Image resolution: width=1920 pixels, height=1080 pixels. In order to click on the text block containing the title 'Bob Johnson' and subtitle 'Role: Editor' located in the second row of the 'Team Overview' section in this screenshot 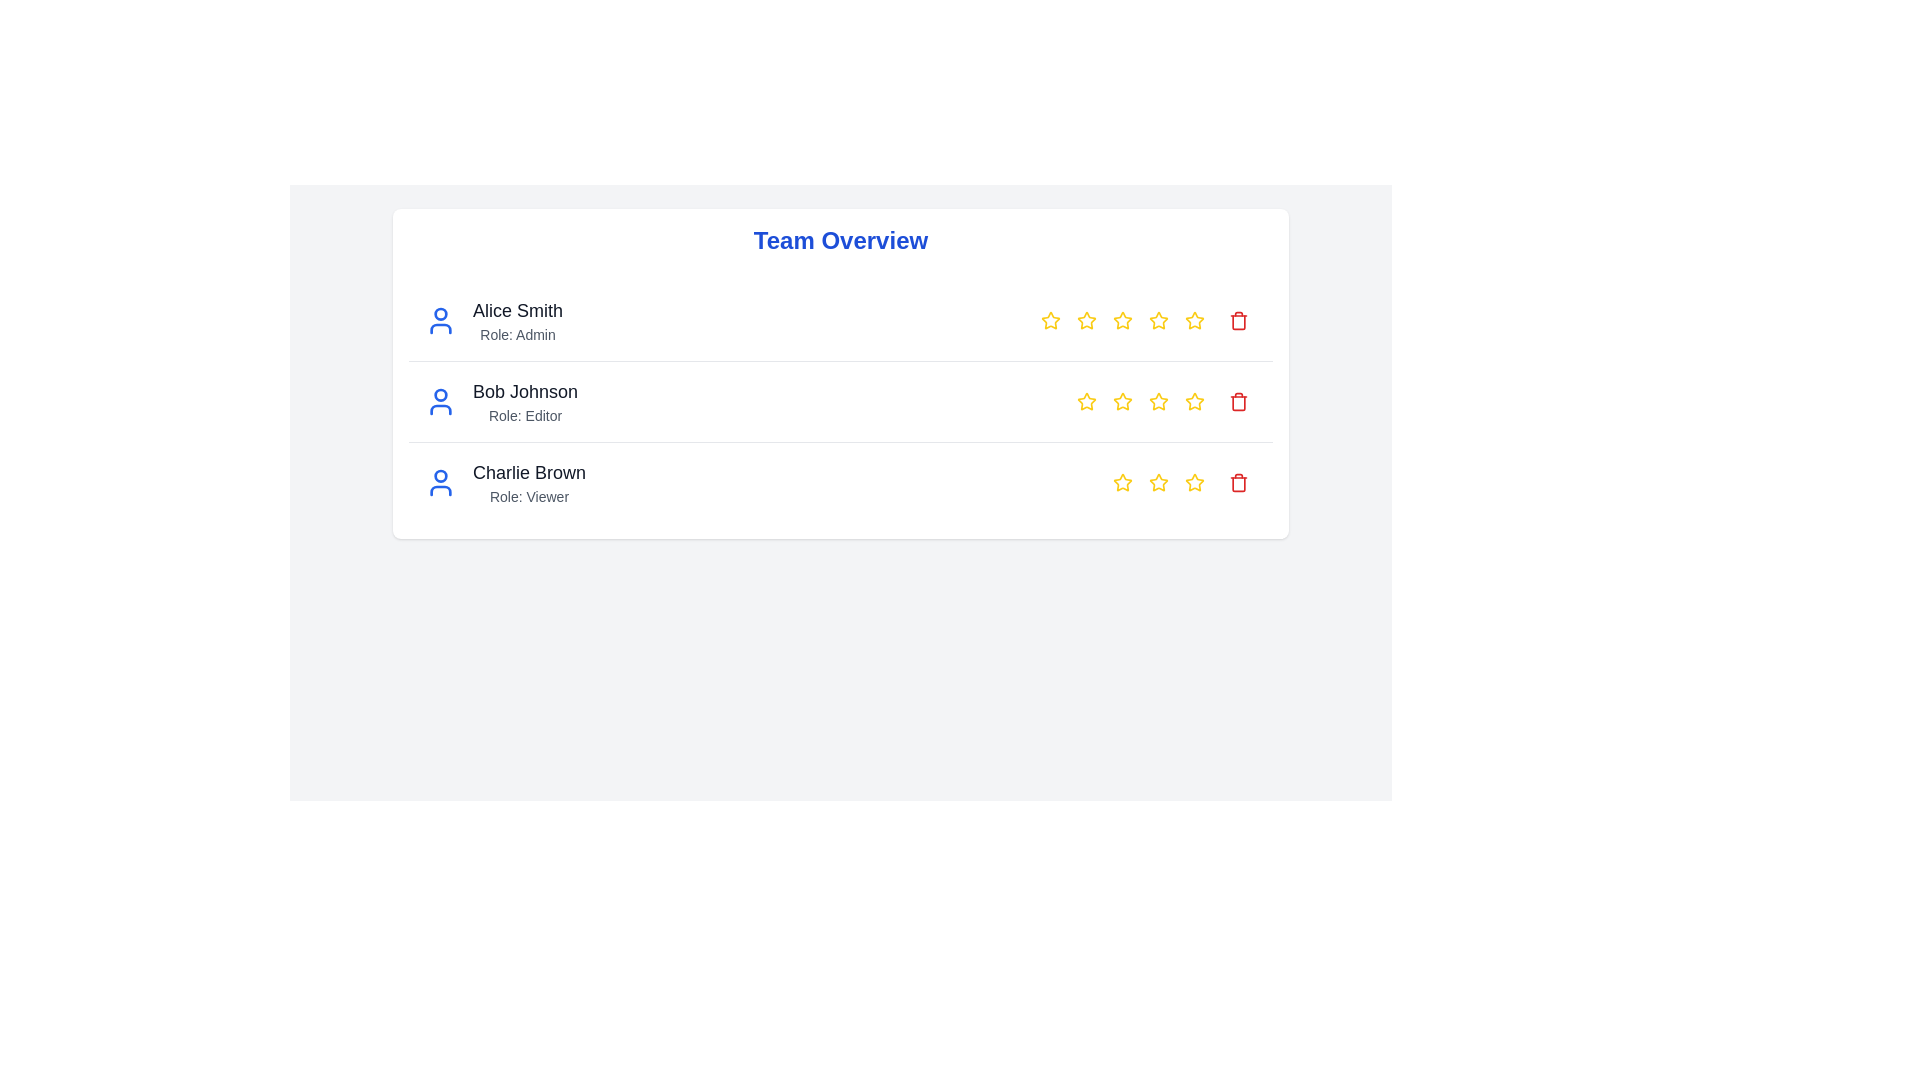, I will do `click(525, 401)`.